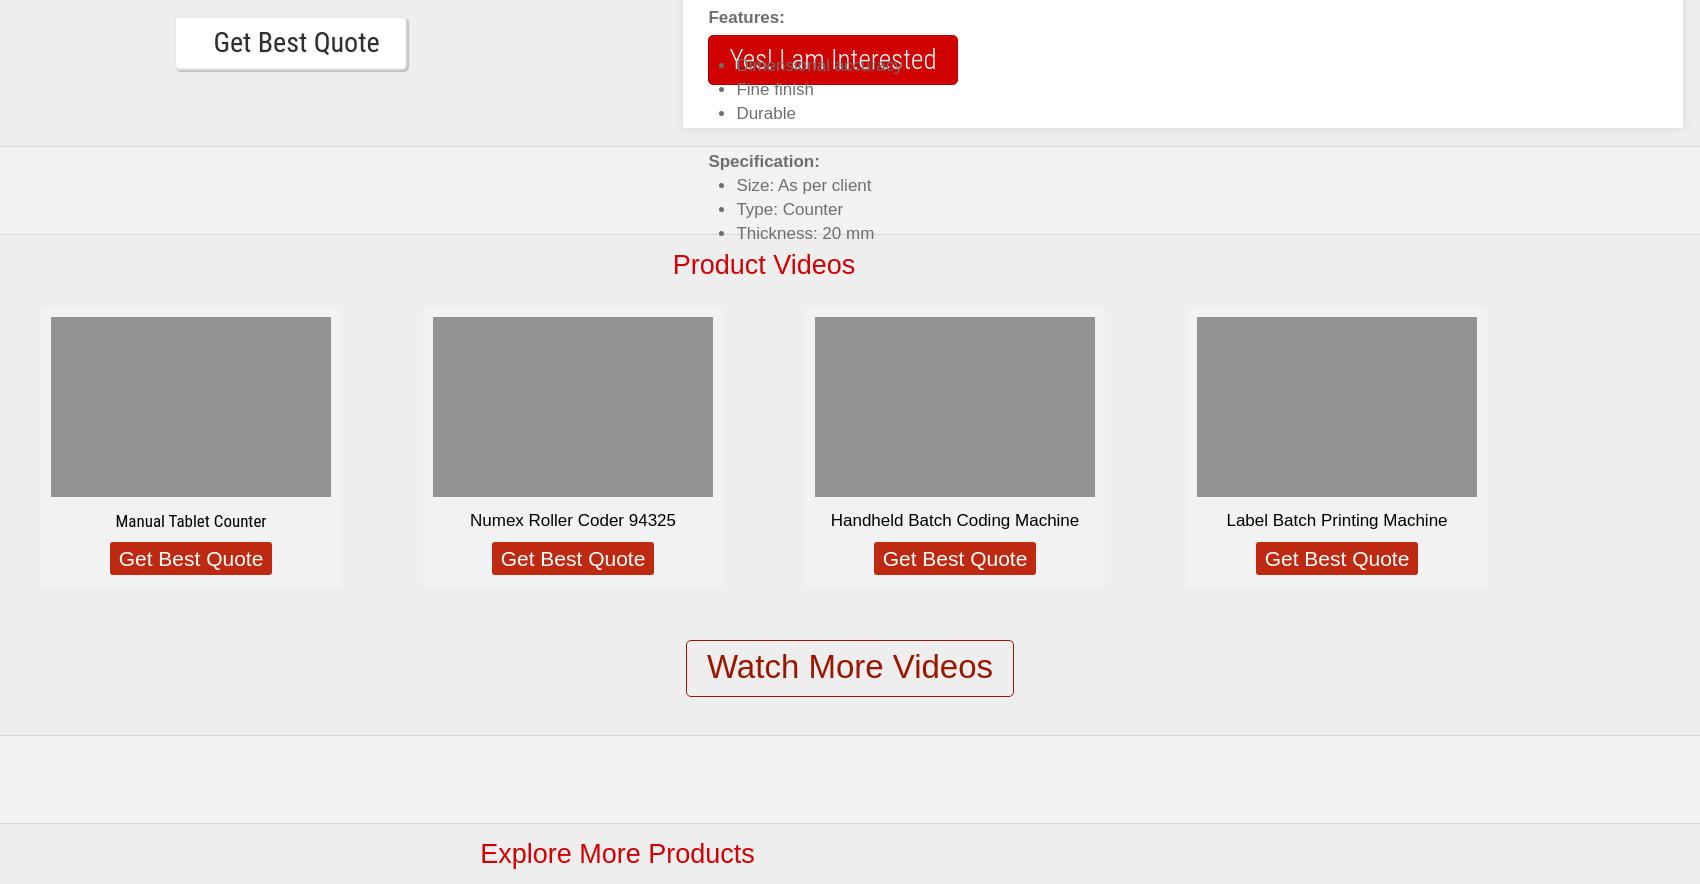  Describe the element at coordinates (954, 520) in the screenshot. I see `'Handheld Batch Coding Machine'` at that location.